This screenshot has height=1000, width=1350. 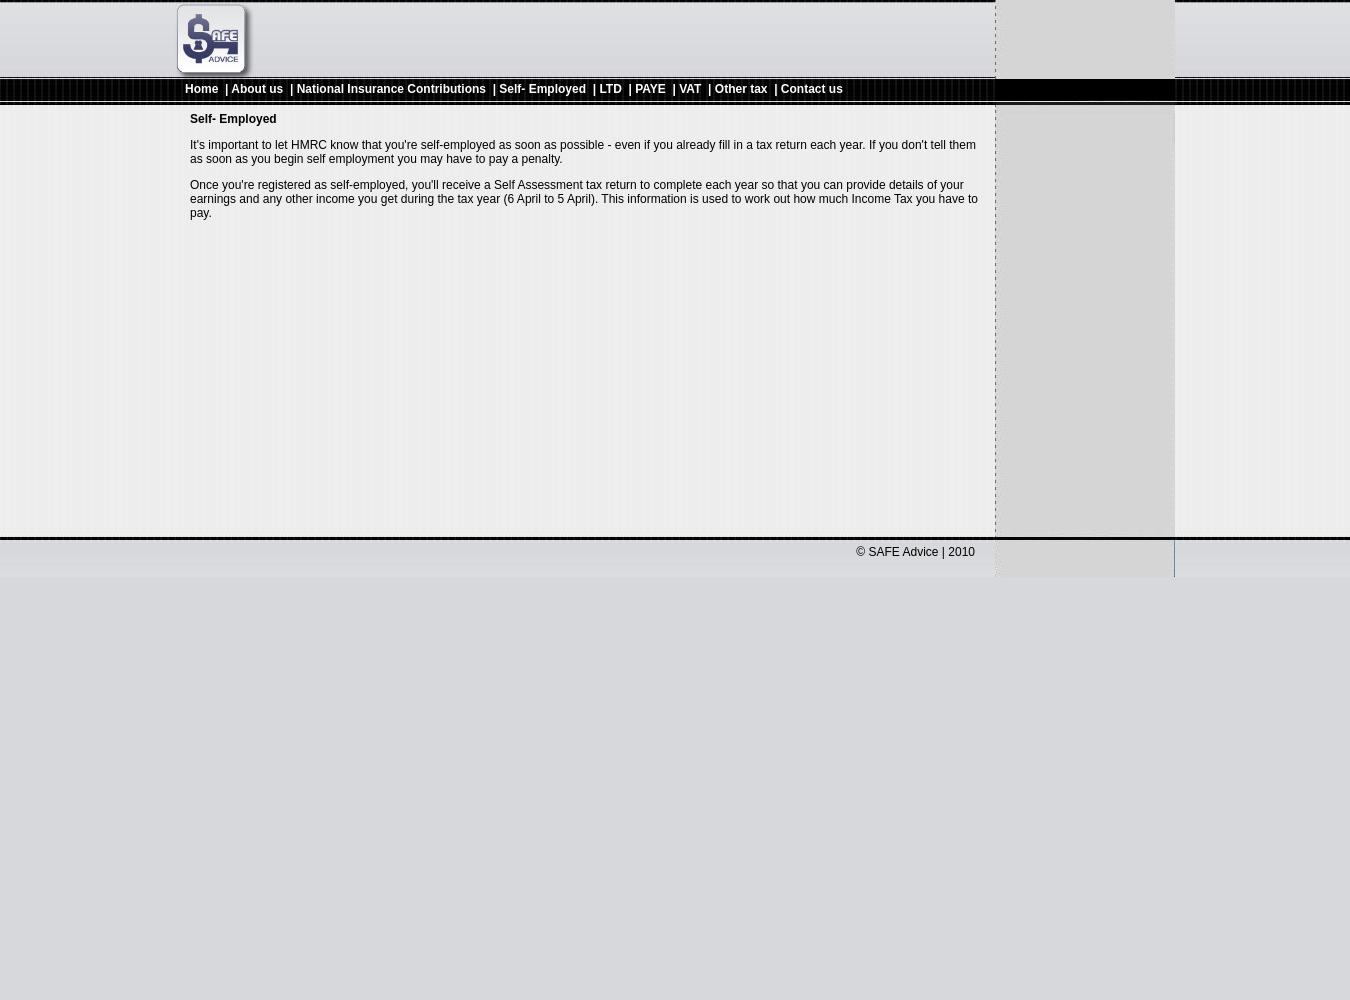 I want to click on 'It's important to let HMRC know that you're self-employed as soon as possible - even if you already fill in a tax return each year. If you don't tell them as soon as you begin self employment you may have to pay a penalty.', so click(x=582, y=152).